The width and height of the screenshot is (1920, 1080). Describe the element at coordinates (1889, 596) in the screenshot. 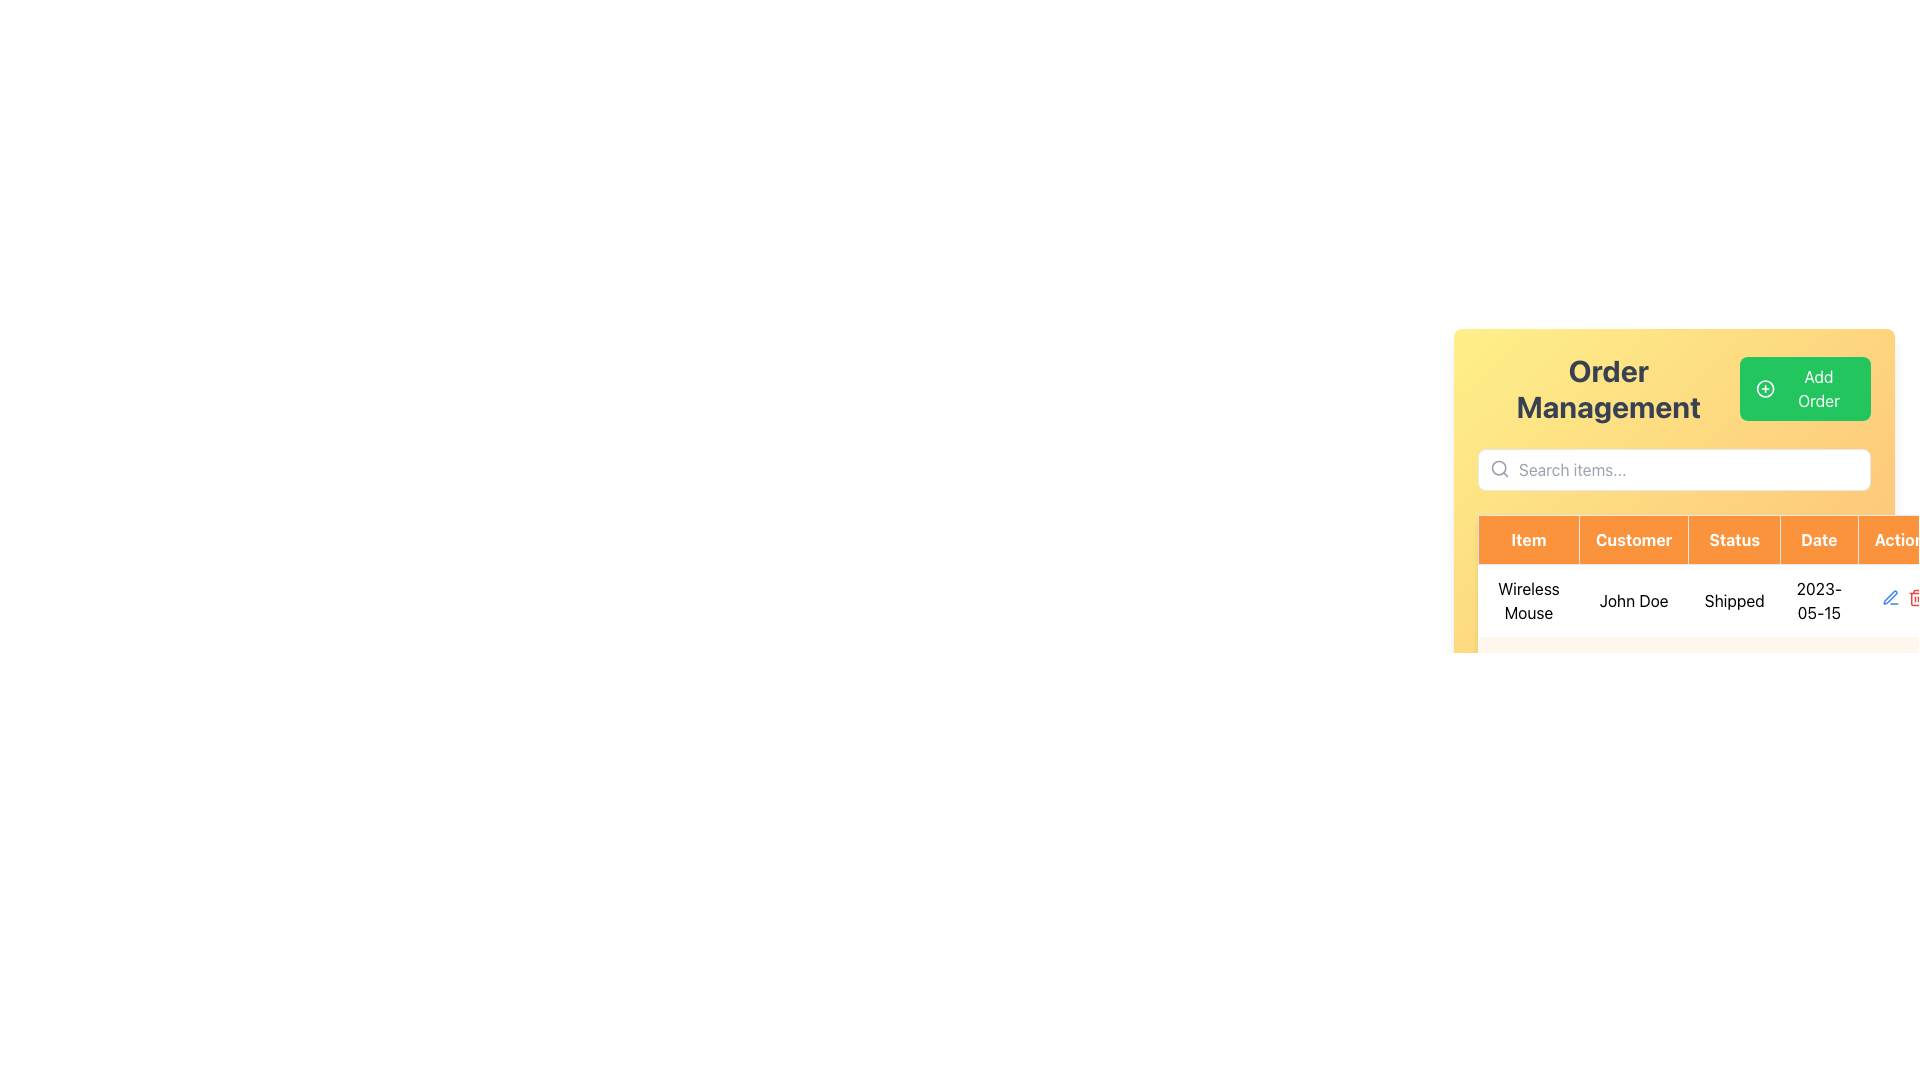

I see `the small pen icon located in the 'Actions' column of the data table next to the 'Wireless Mouse' entry` at that location.